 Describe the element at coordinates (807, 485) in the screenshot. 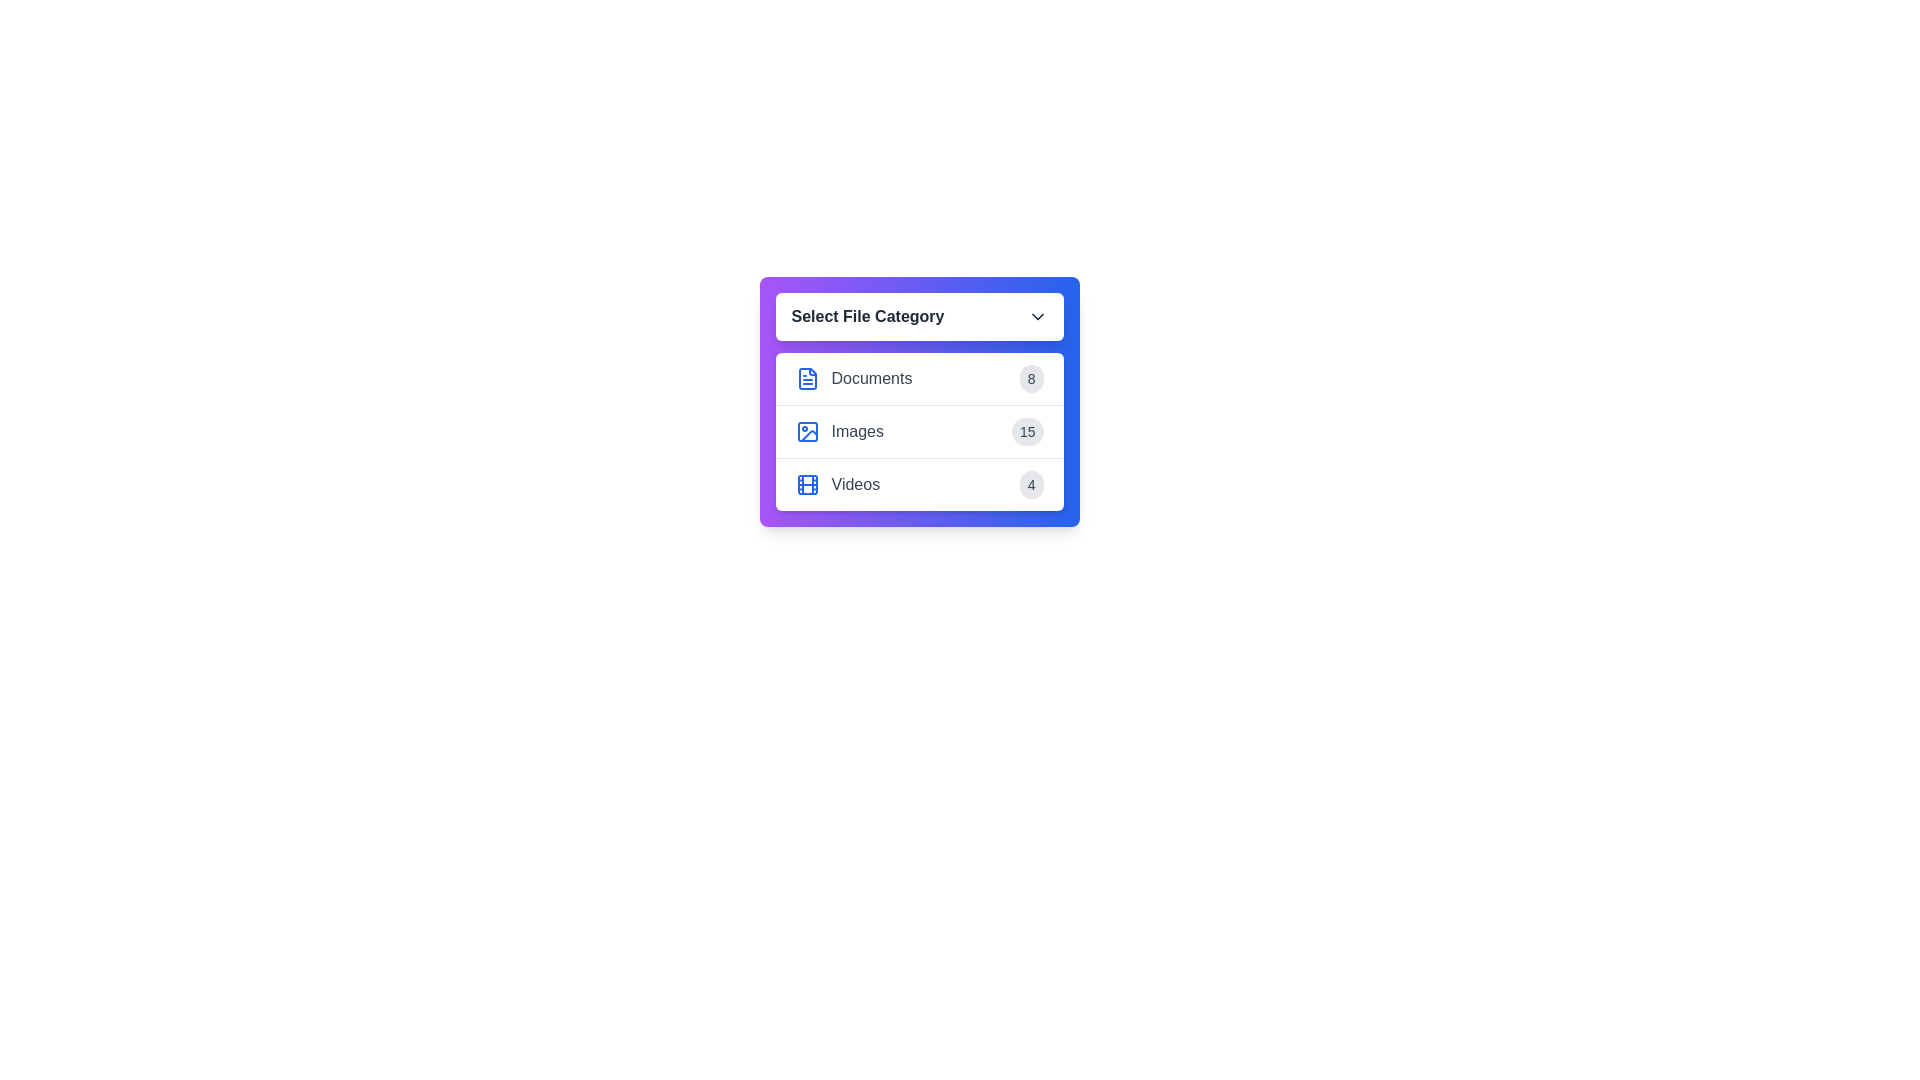

I see `the film icon representing the 'Videos' category, located within the third list item under the label 'Videos'` at that location.